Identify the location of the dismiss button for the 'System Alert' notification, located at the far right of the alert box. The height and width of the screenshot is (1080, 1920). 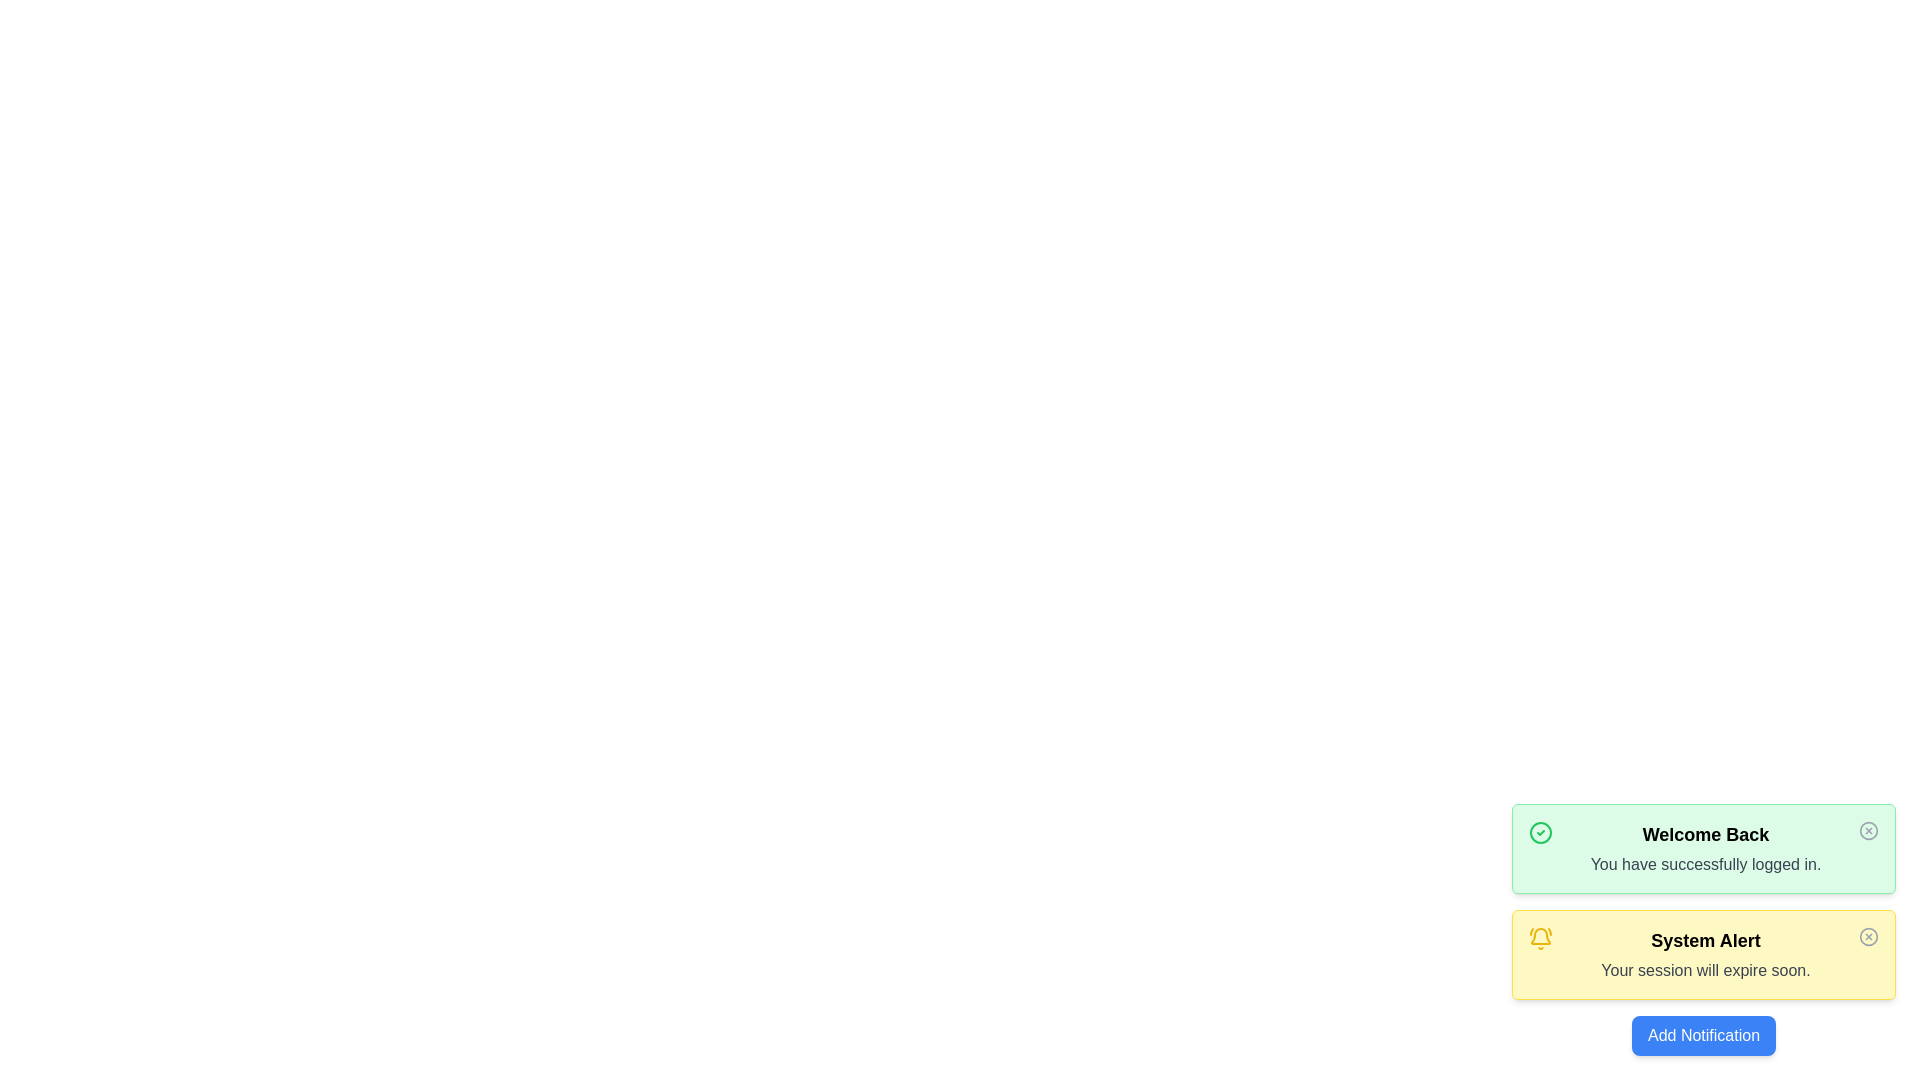
(1867, 937).